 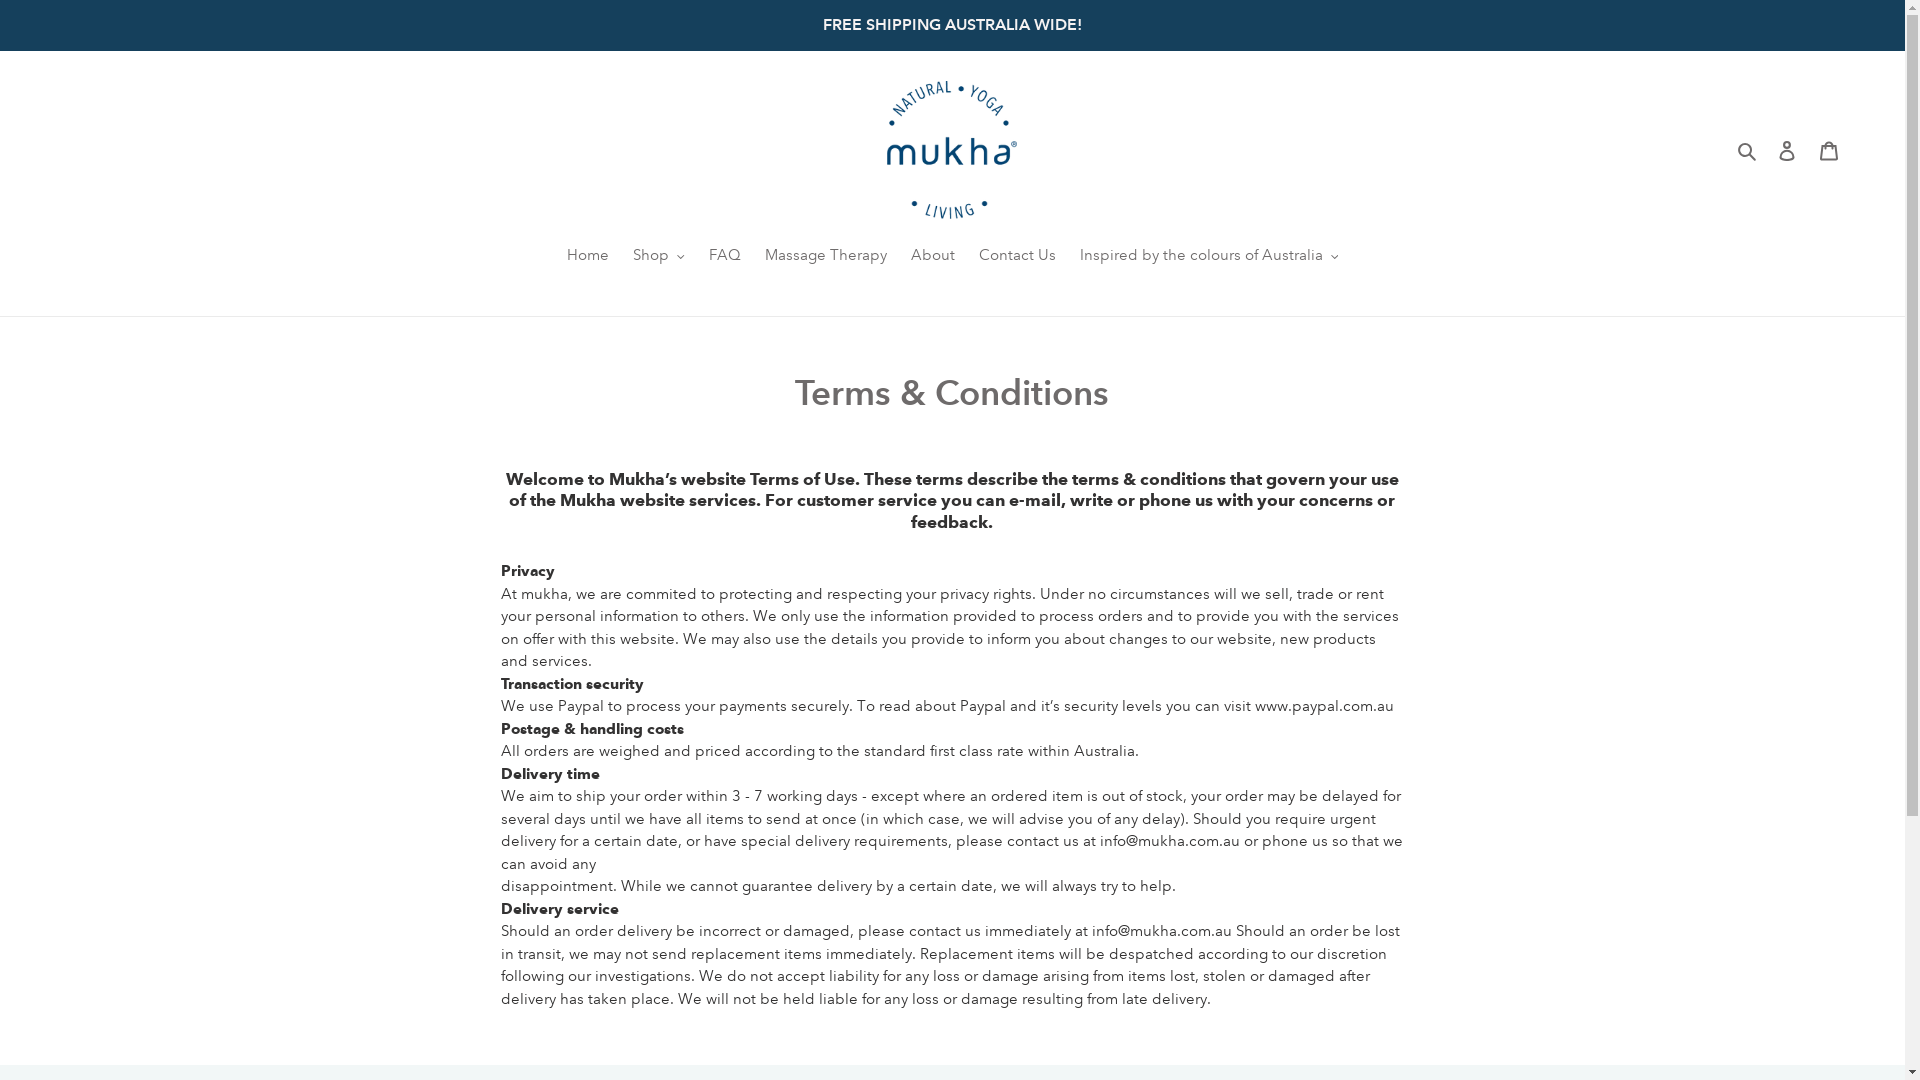 What do you see at coordinates (1828, 149) in the screenshot?
I see `'Cart'` at bounding box center [1828, 149].